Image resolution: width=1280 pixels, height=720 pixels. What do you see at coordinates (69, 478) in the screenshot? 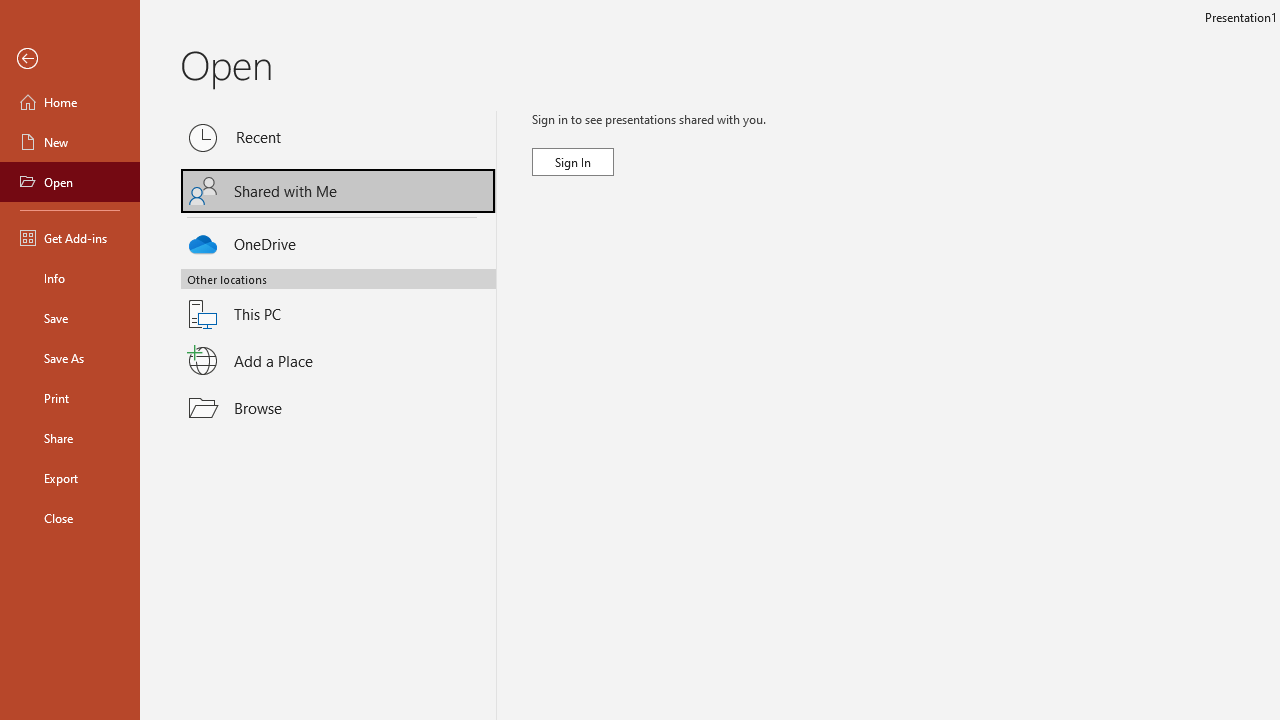
I see `'Export'` at bounding box center [69, 478].